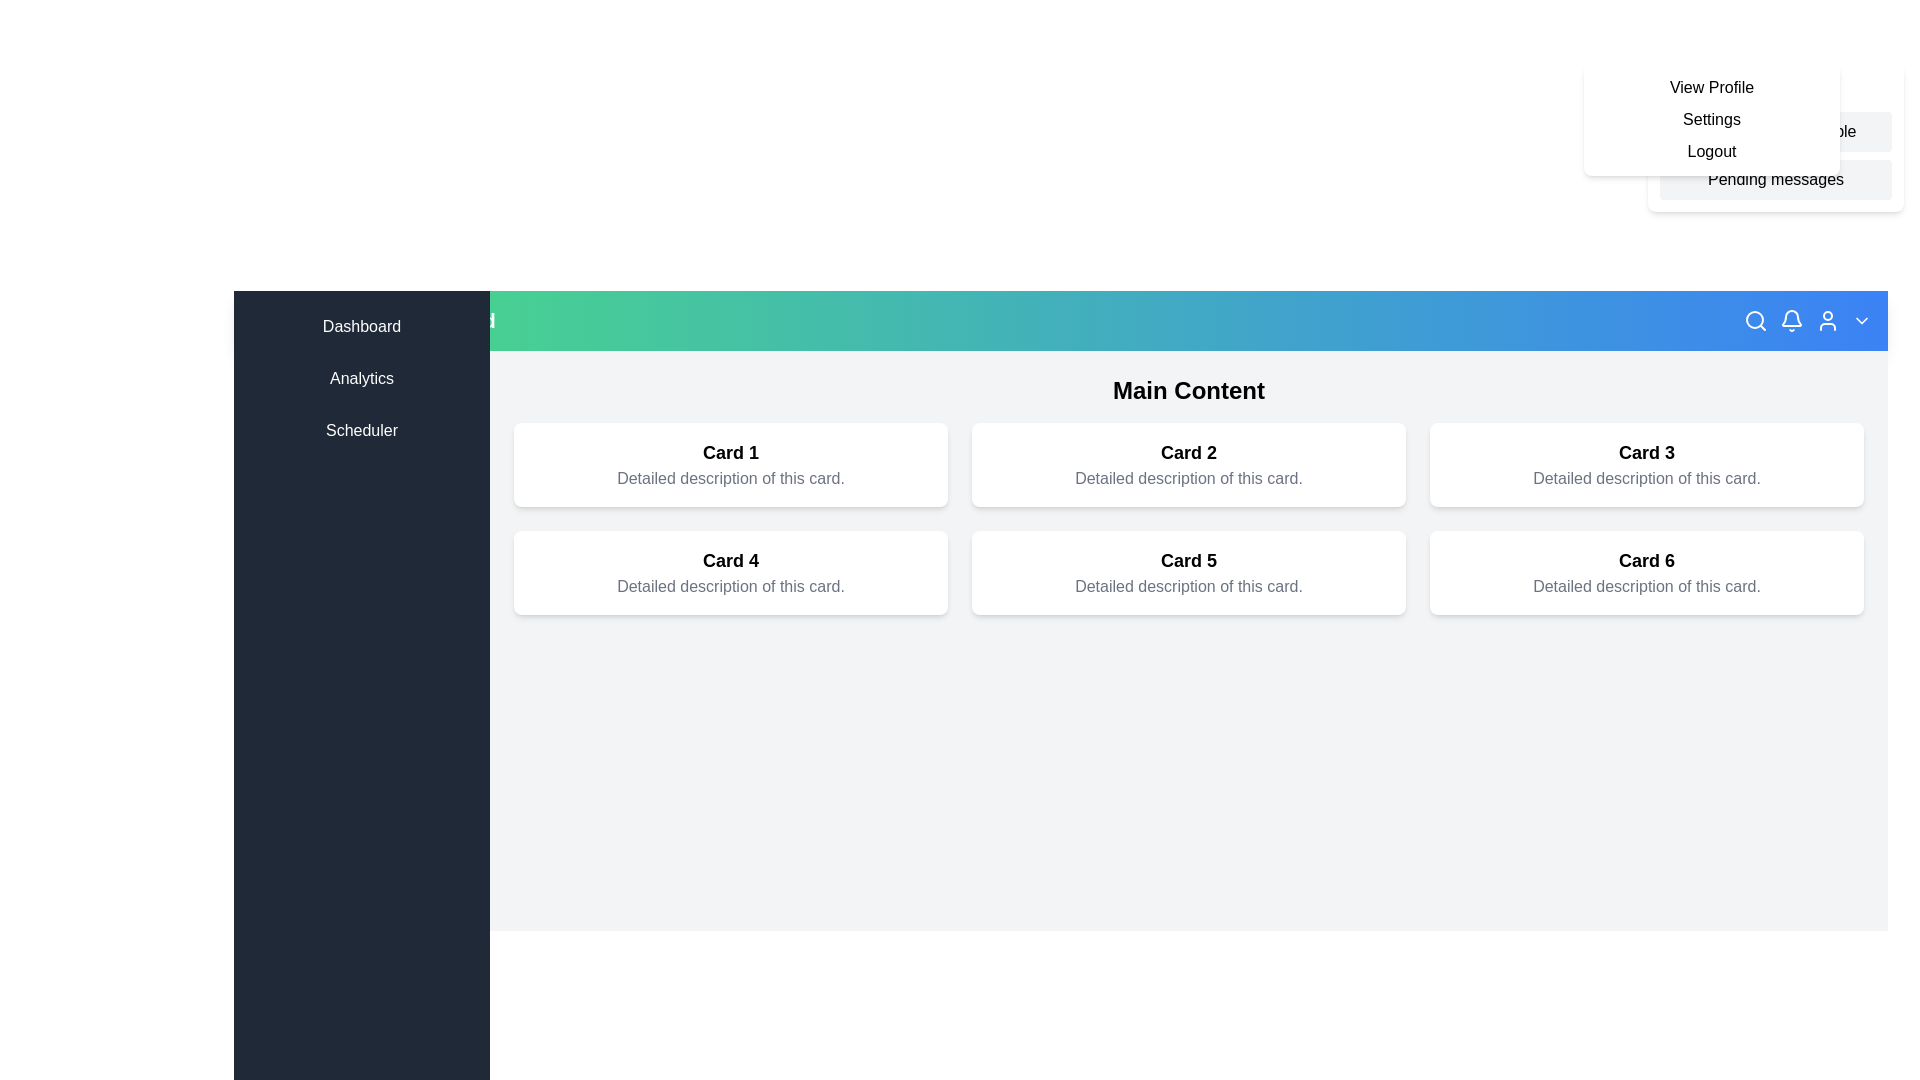 Image resolution: width=1920 pixels, height=1080 pixels. What do you see at coordinates (361, 378) in the screenshot?
I see `the 'Analytics' menu item, which is the second item in the vertical menu located in the left-hand navigation bar, styled with a dark background and white text` at bounding box center [361, 378].